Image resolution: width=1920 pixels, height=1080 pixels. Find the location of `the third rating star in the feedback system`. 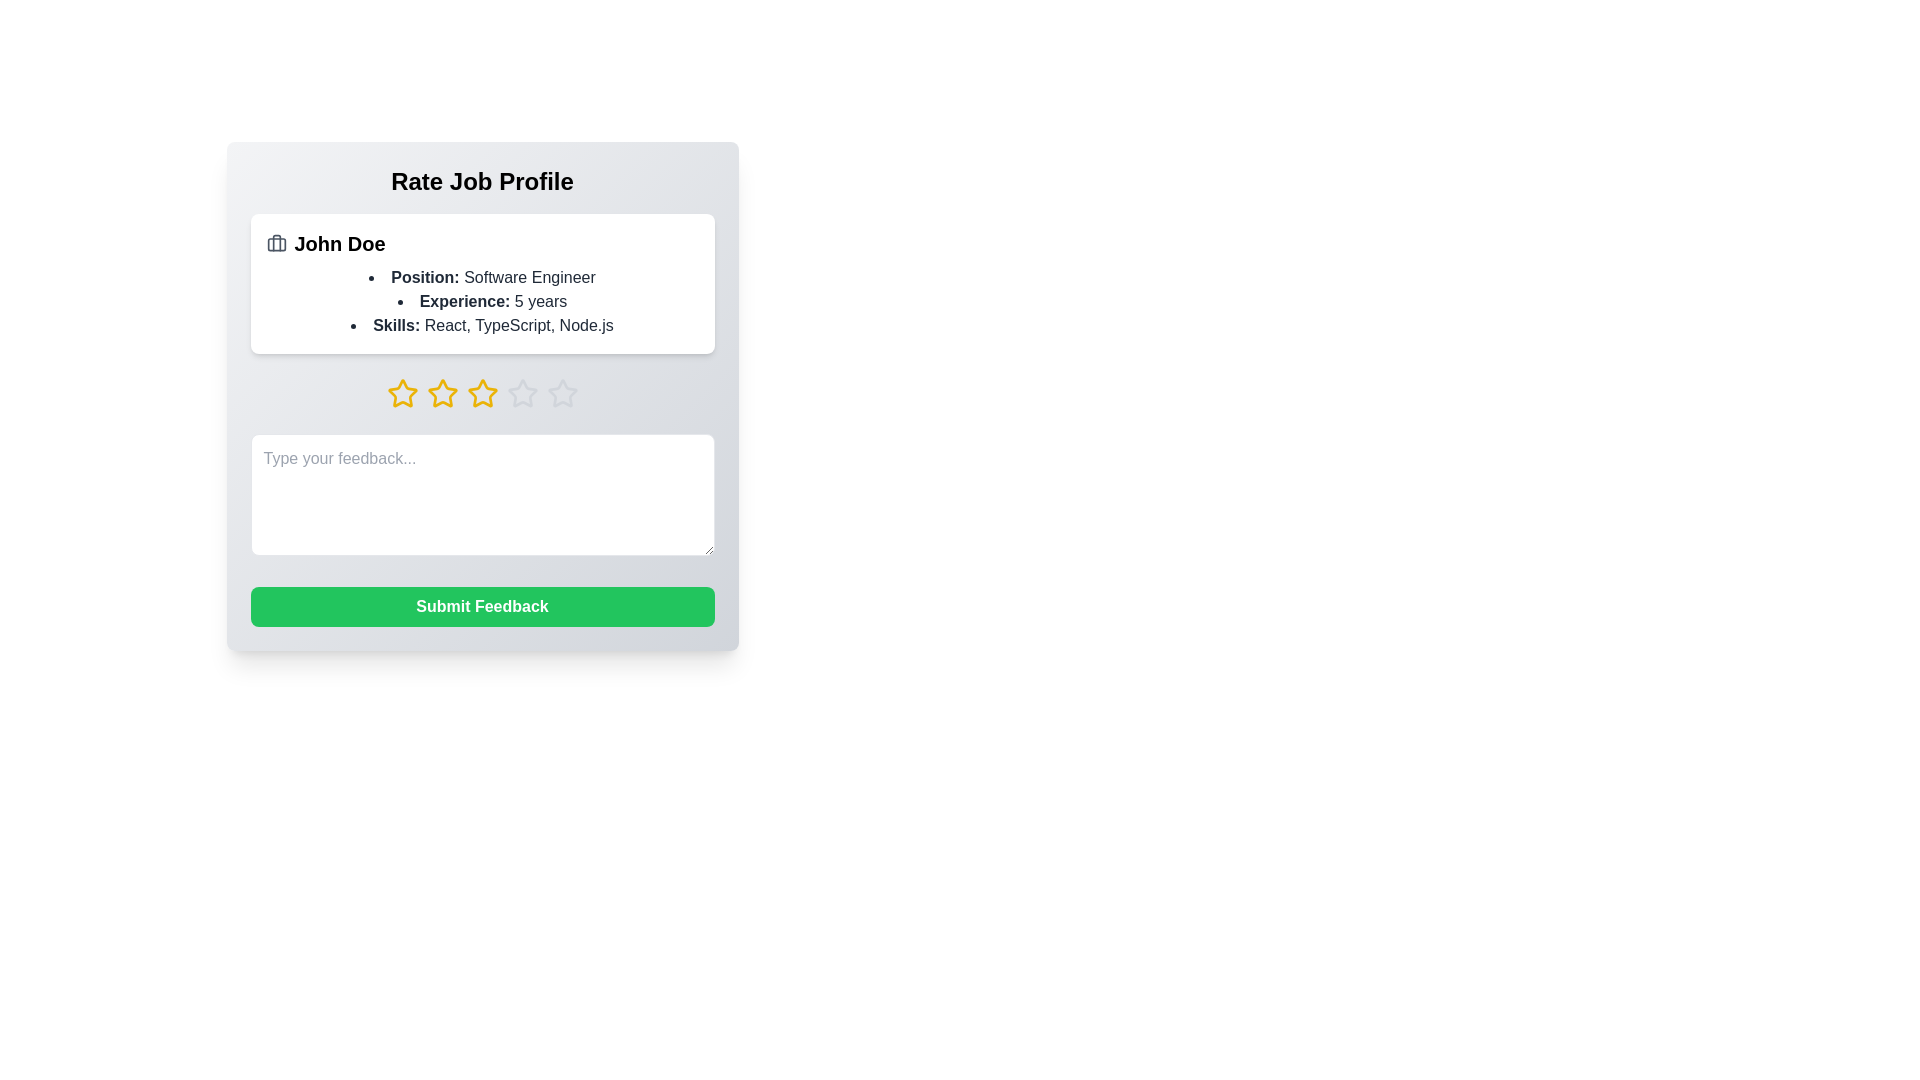

the third rating star in the feedback system is located at coordinates (441, 393).